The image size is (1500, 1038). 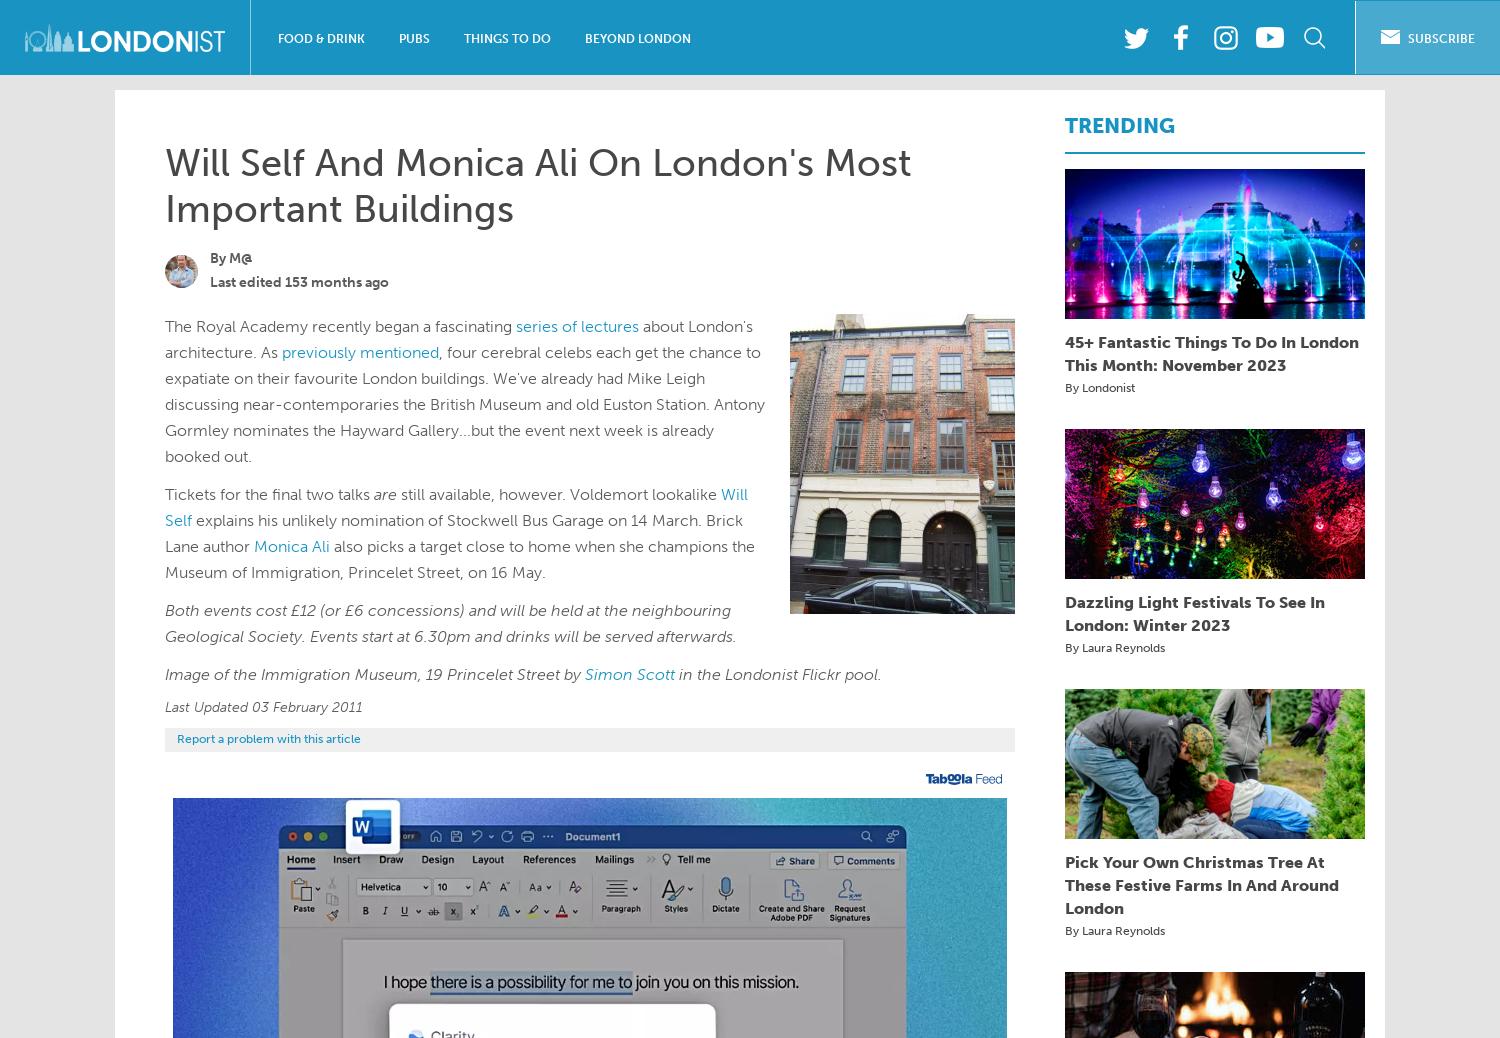 I want to click on 'TRENDING', so click(x=1119, y=124).